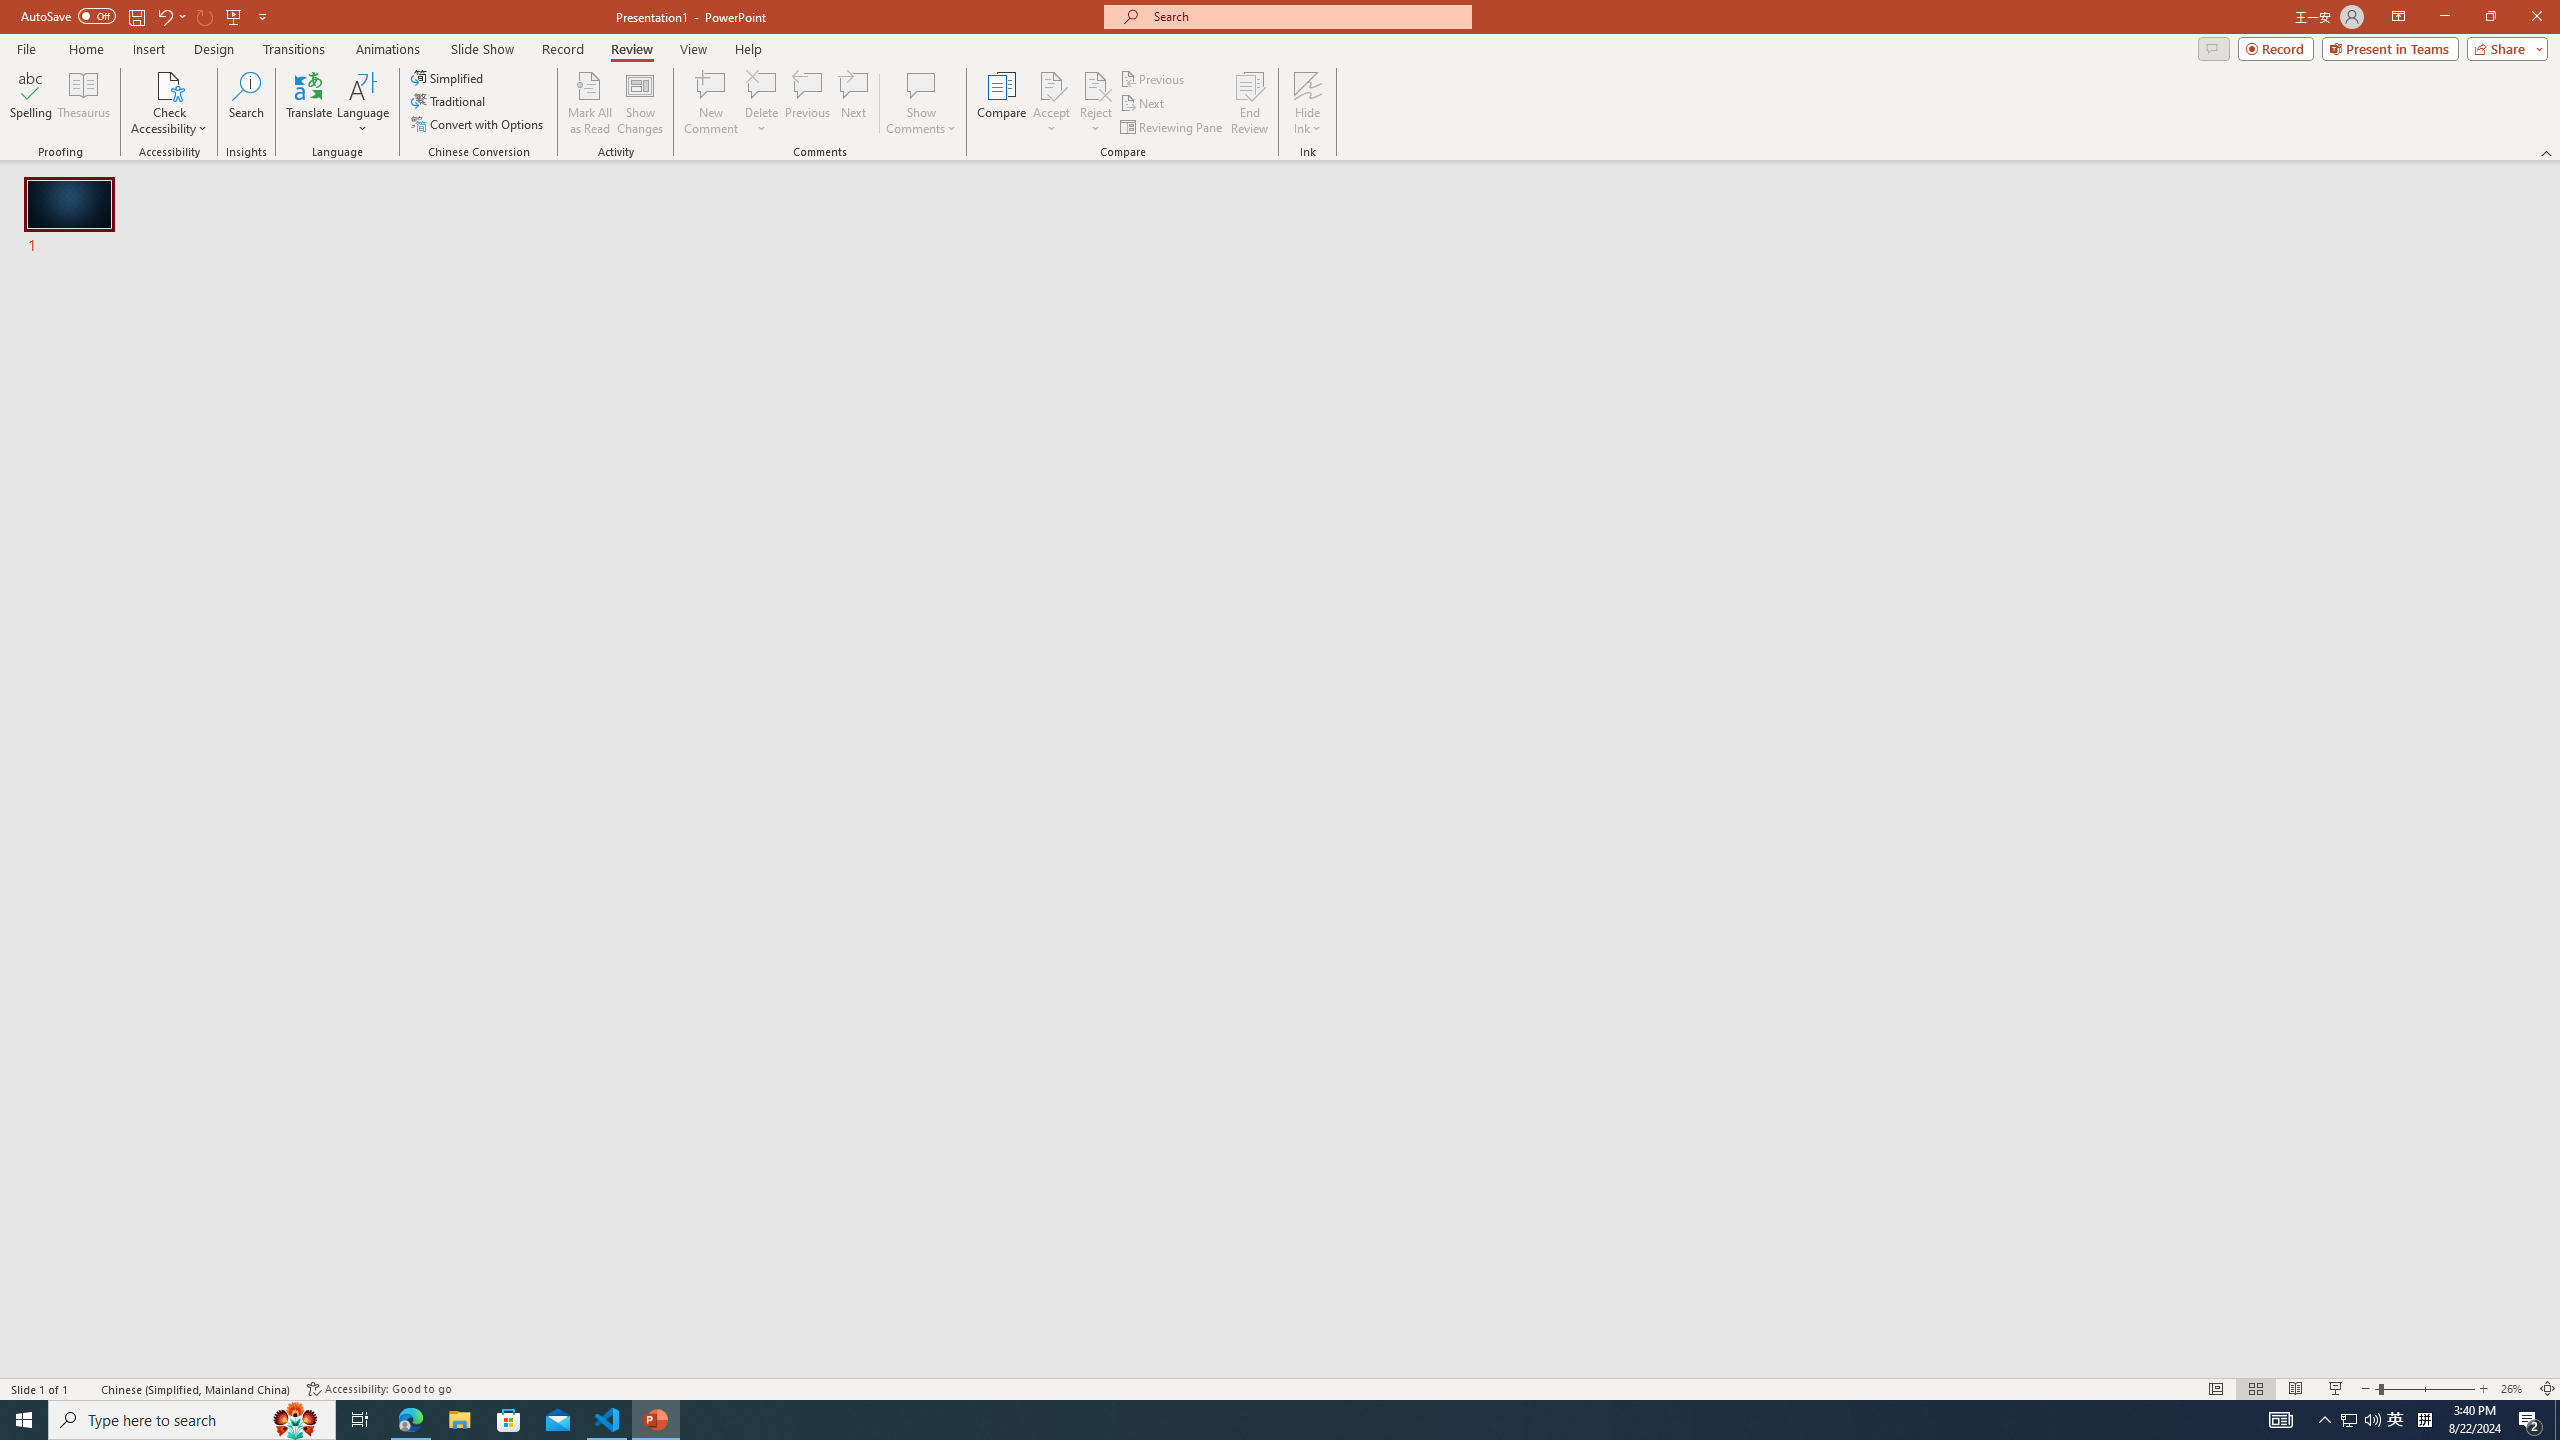 The image size is (2560, 1440). What do you see at coordinates (2515, 1389) in the screenshot?
I see `'Zoom 26%'` at bounding box center [2515, 1389].